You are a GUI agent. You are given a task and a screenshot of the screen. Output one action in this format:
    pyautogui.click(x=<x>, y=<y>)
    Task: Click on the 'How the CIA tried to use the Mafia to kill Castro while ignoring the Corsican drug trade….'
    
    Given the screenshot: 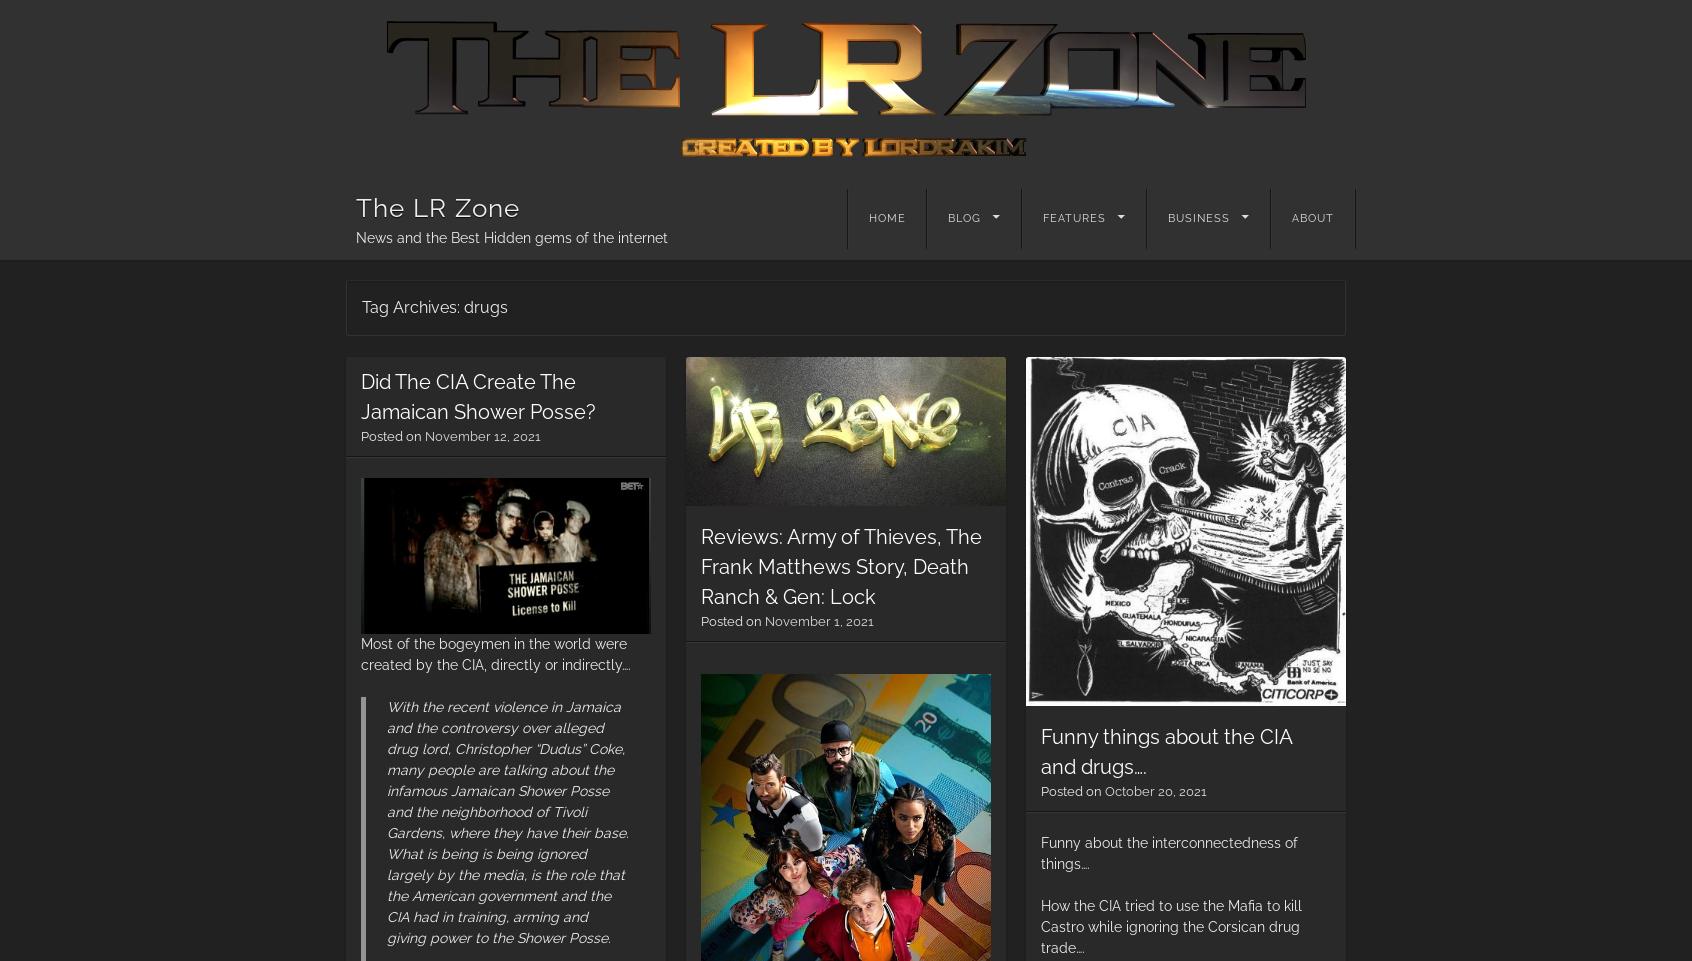 What is the action you would take?
    pyautogui.click(x=1039, y=926)
    